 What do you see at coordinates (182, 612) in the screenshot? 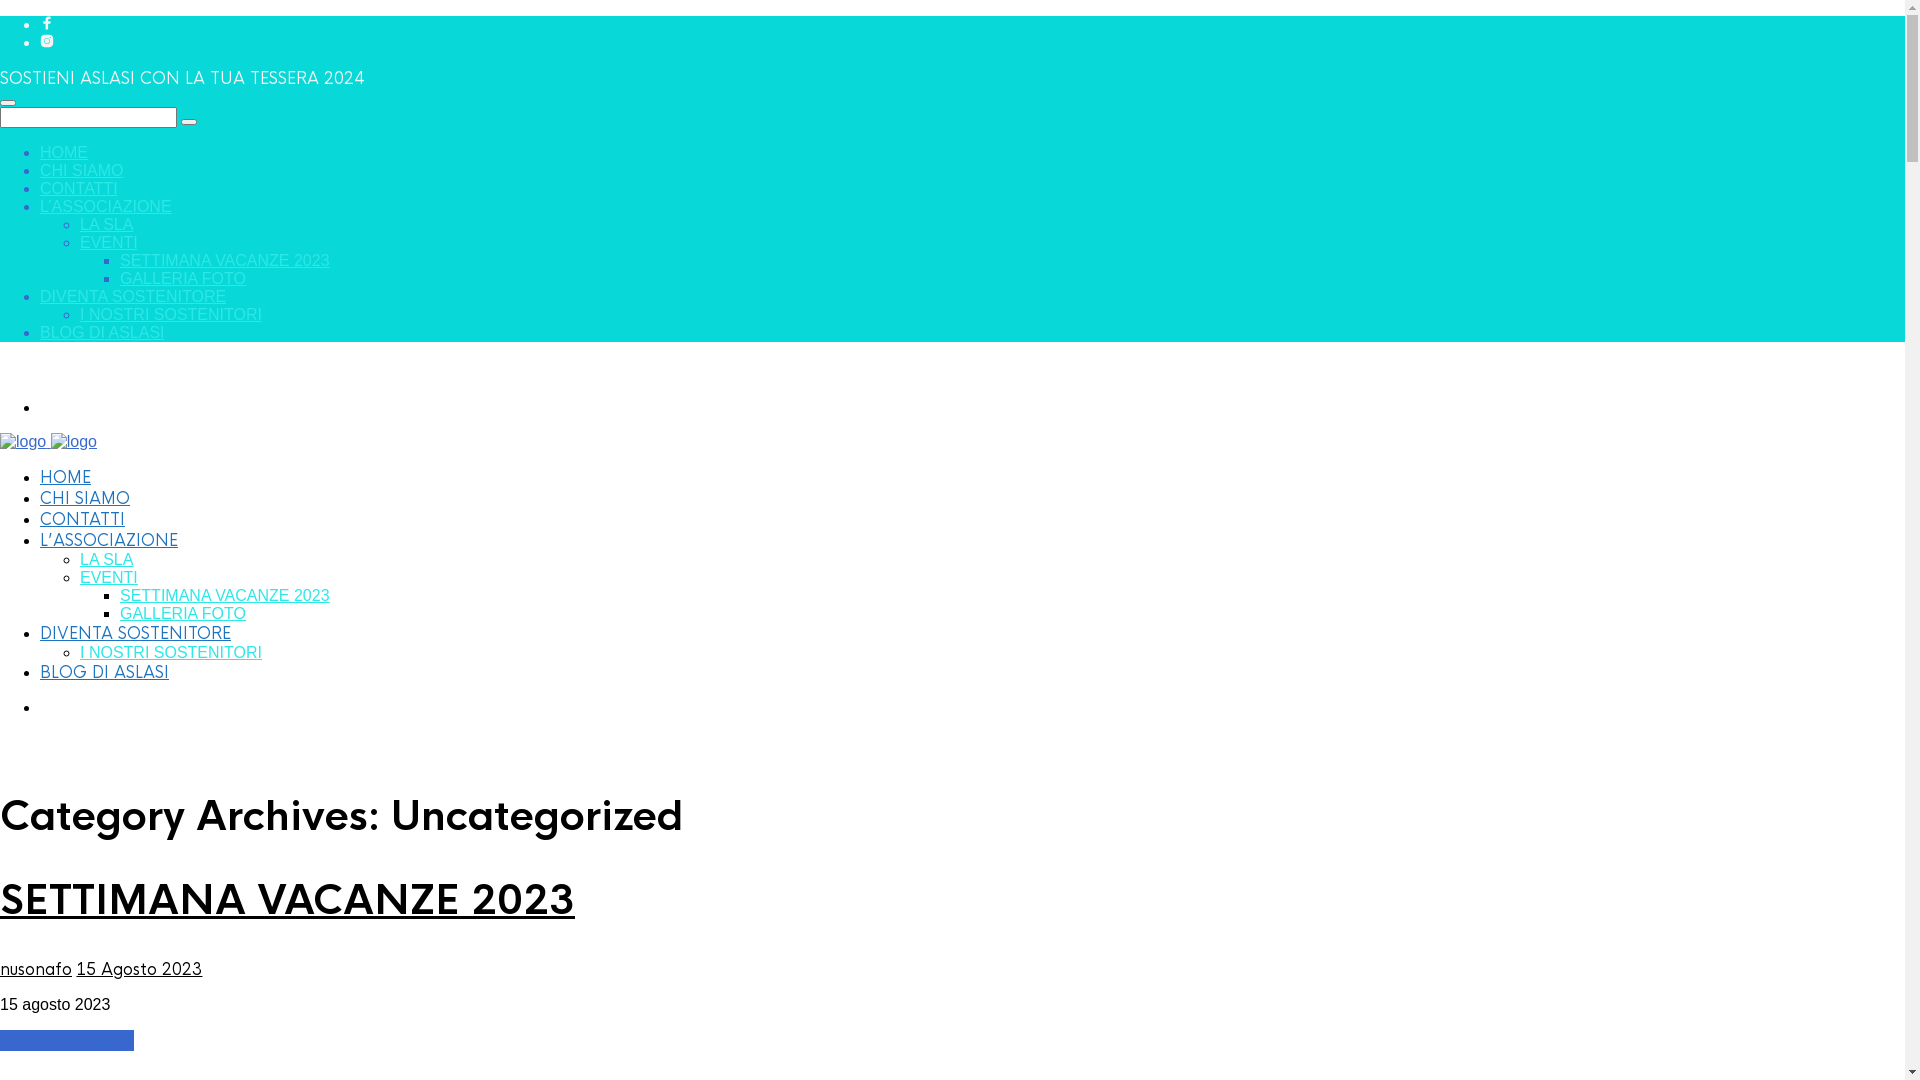
I see `'GALLERIA FOTO'` at bounding box center [182, 612].